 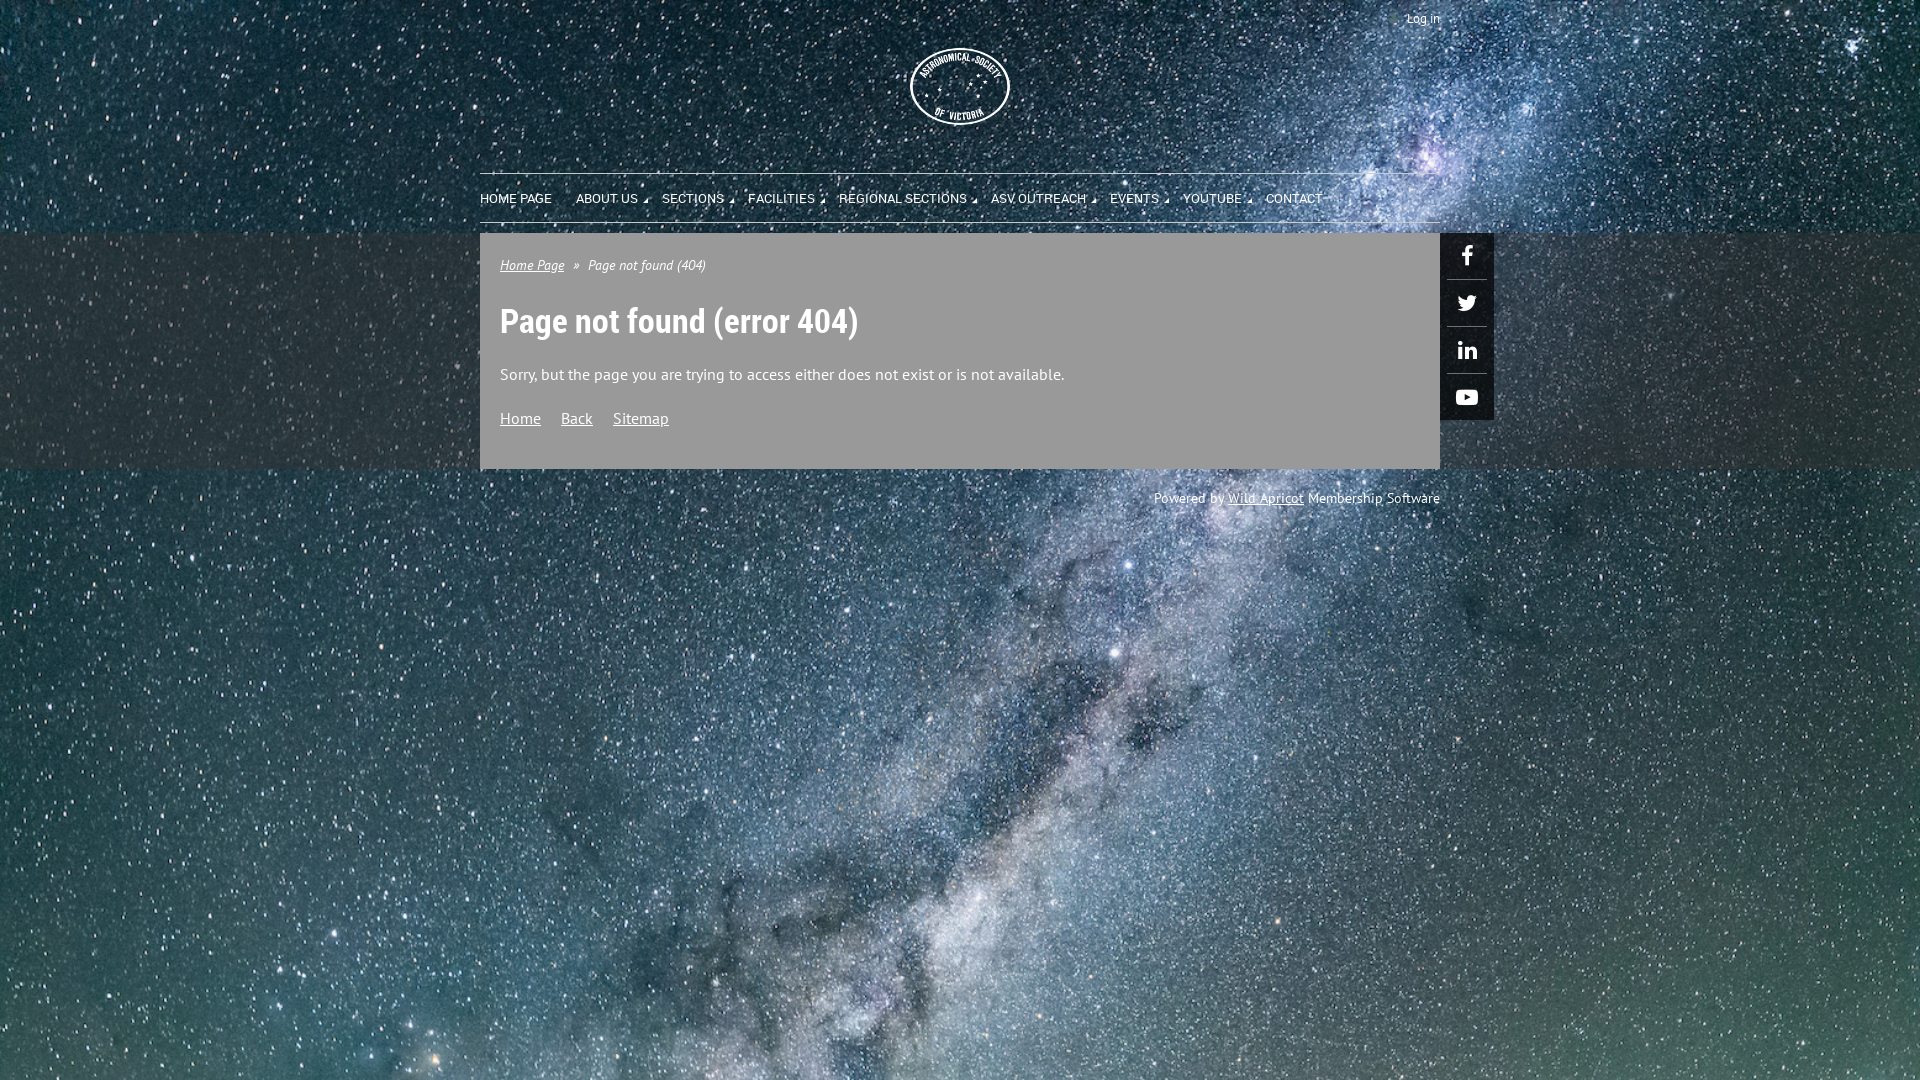 I want to click on 'Back', so click(x=575, y=416).